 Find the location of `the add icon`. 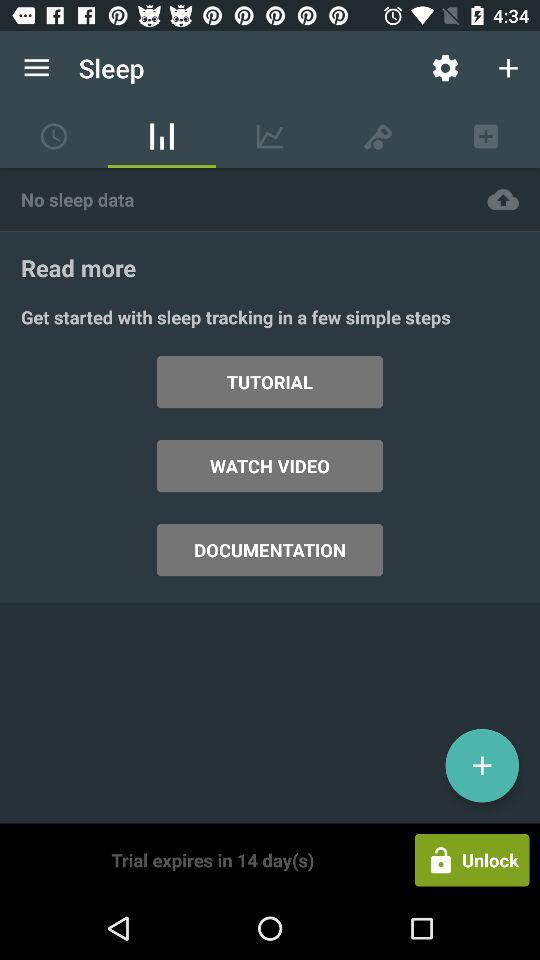

the add icon is located at coordinates (481, 764).